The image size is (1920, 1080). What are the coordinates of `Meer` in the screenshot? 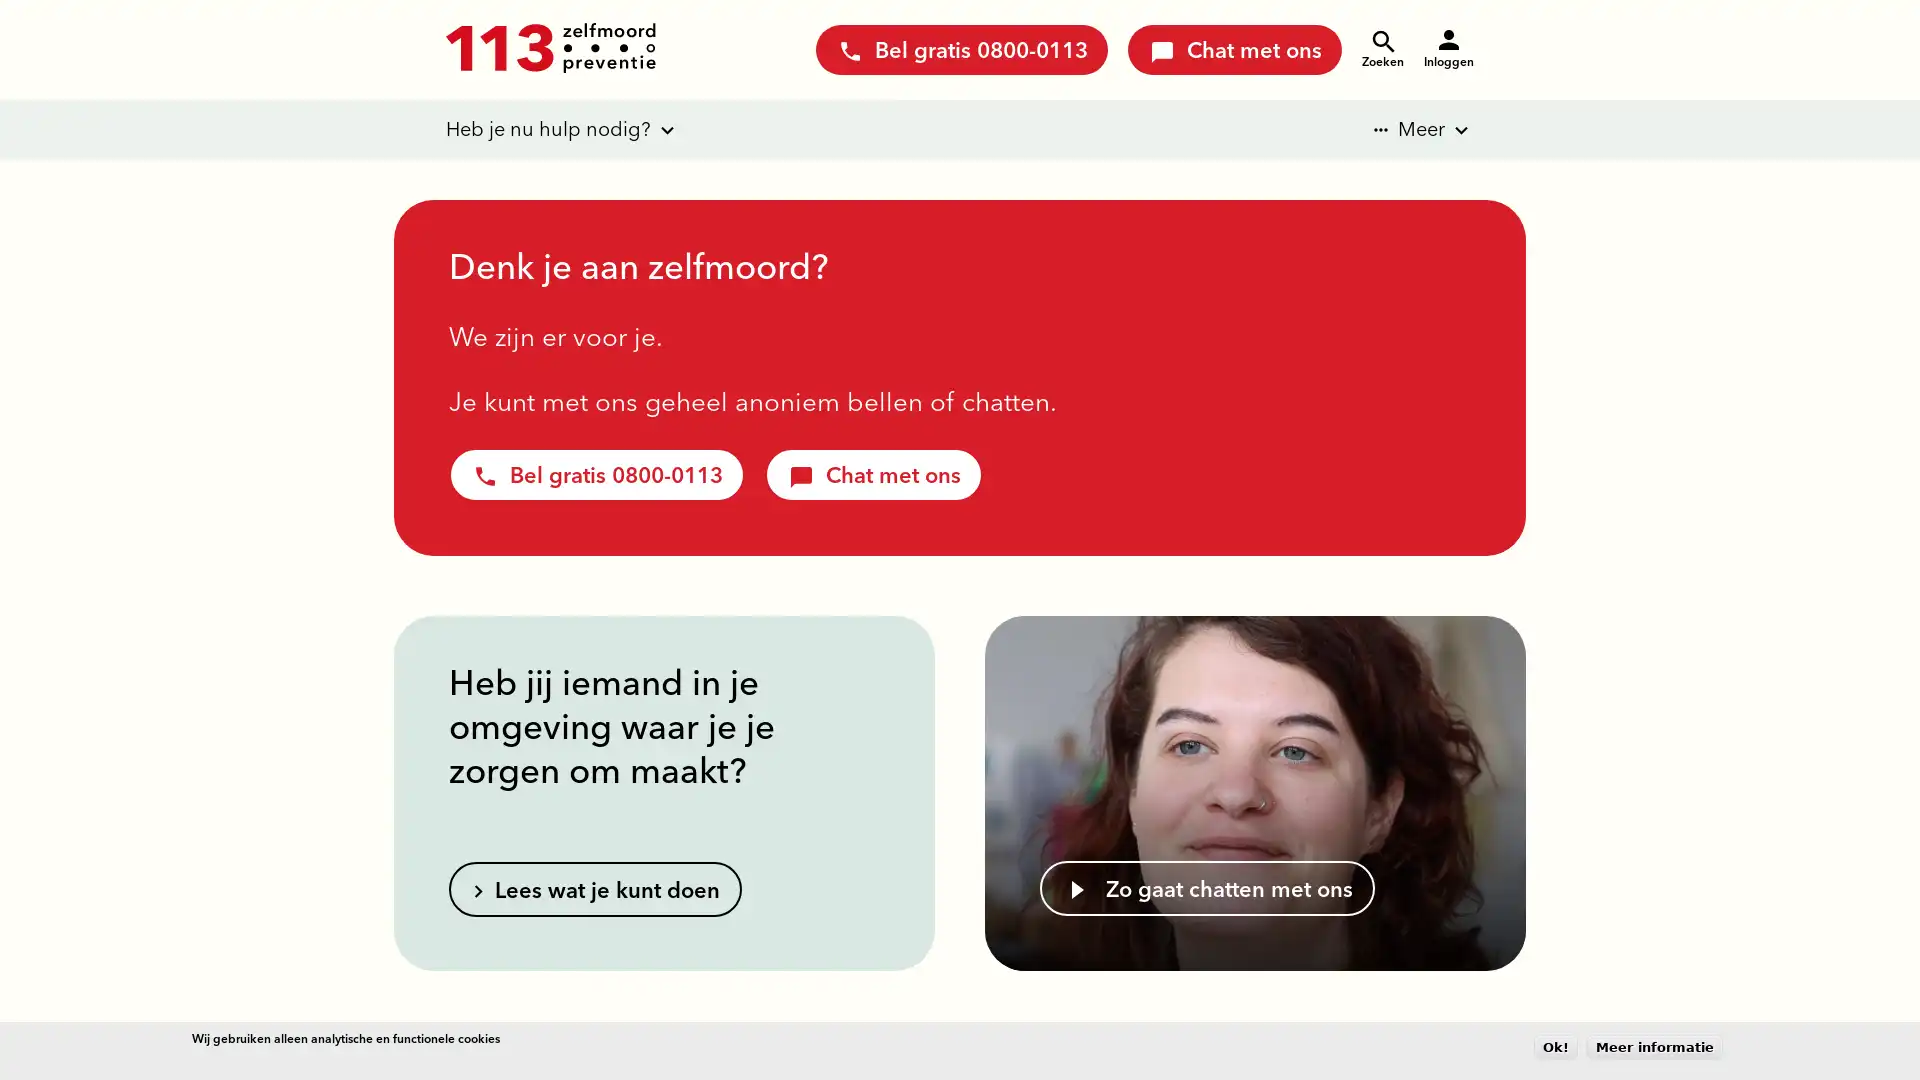 It's located at (1406, 130).